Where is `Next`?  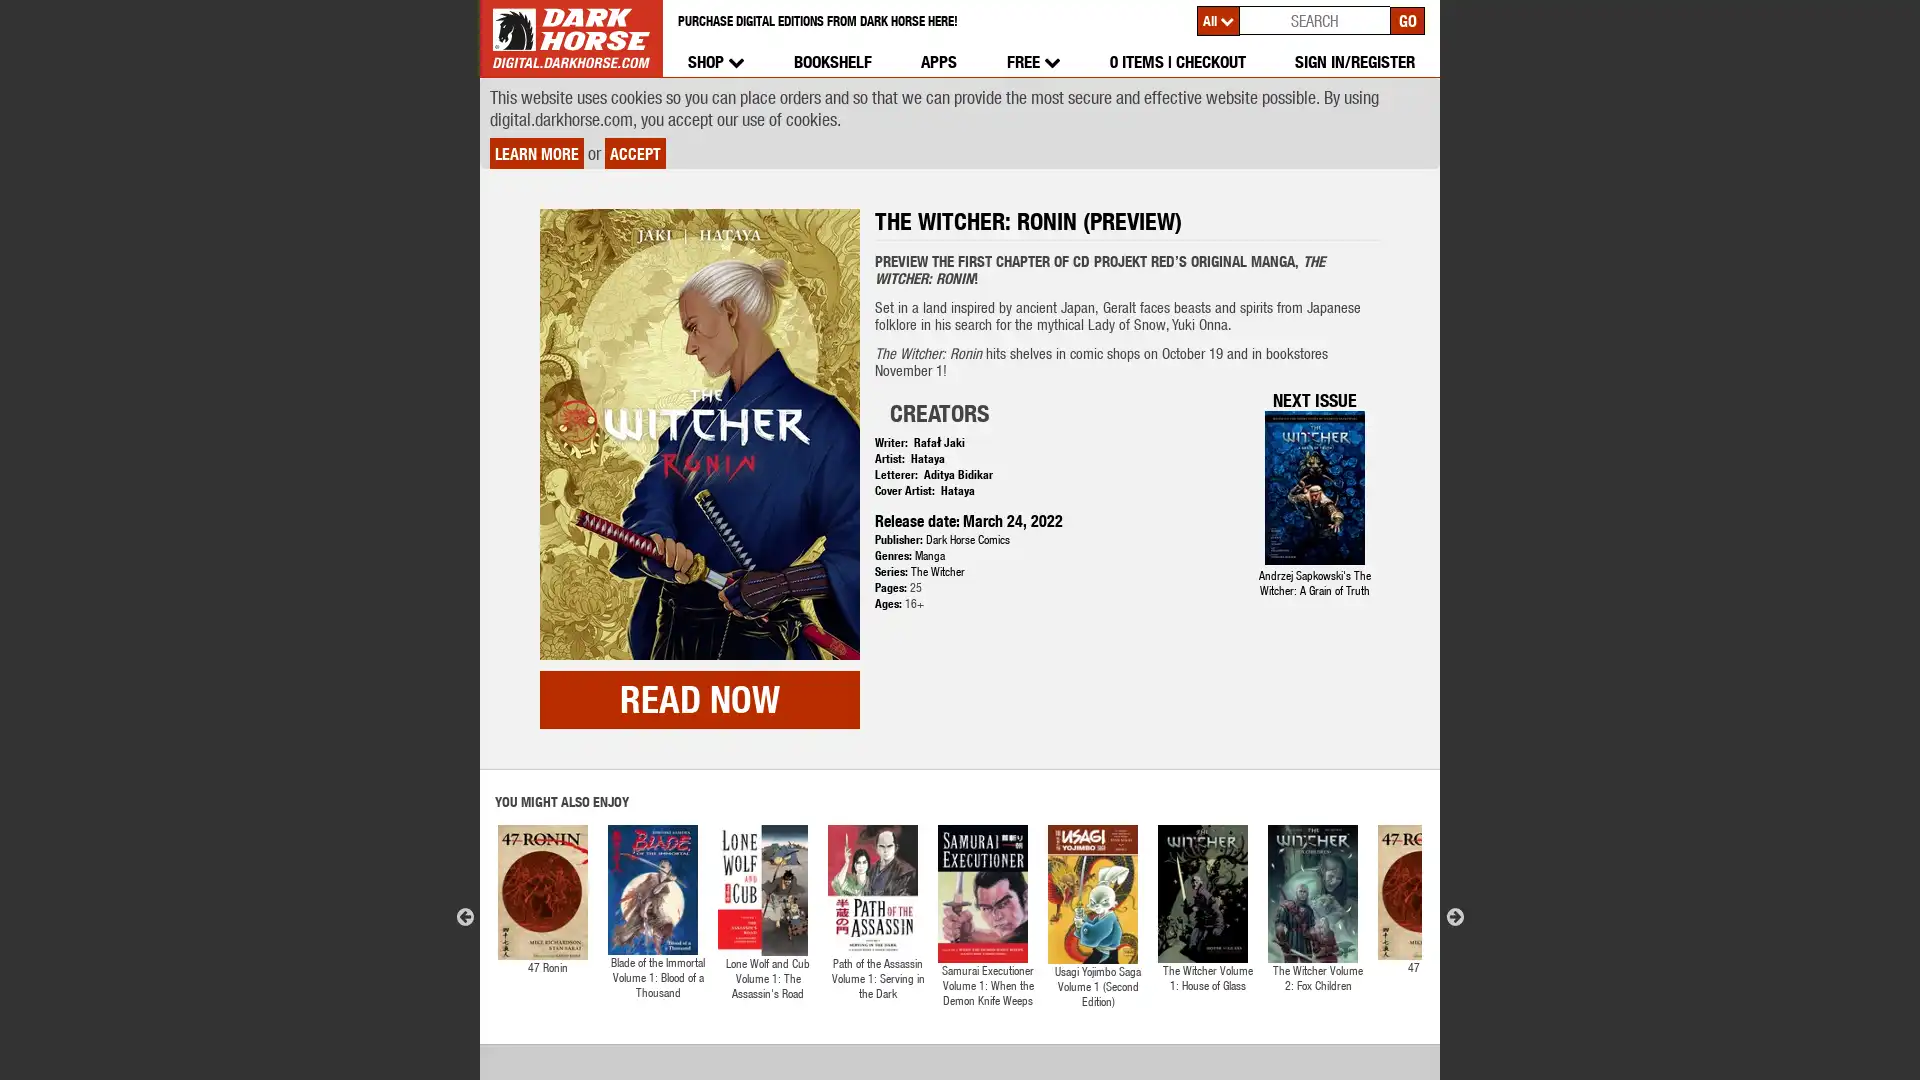
Next is located at coordinates (1454, 825).